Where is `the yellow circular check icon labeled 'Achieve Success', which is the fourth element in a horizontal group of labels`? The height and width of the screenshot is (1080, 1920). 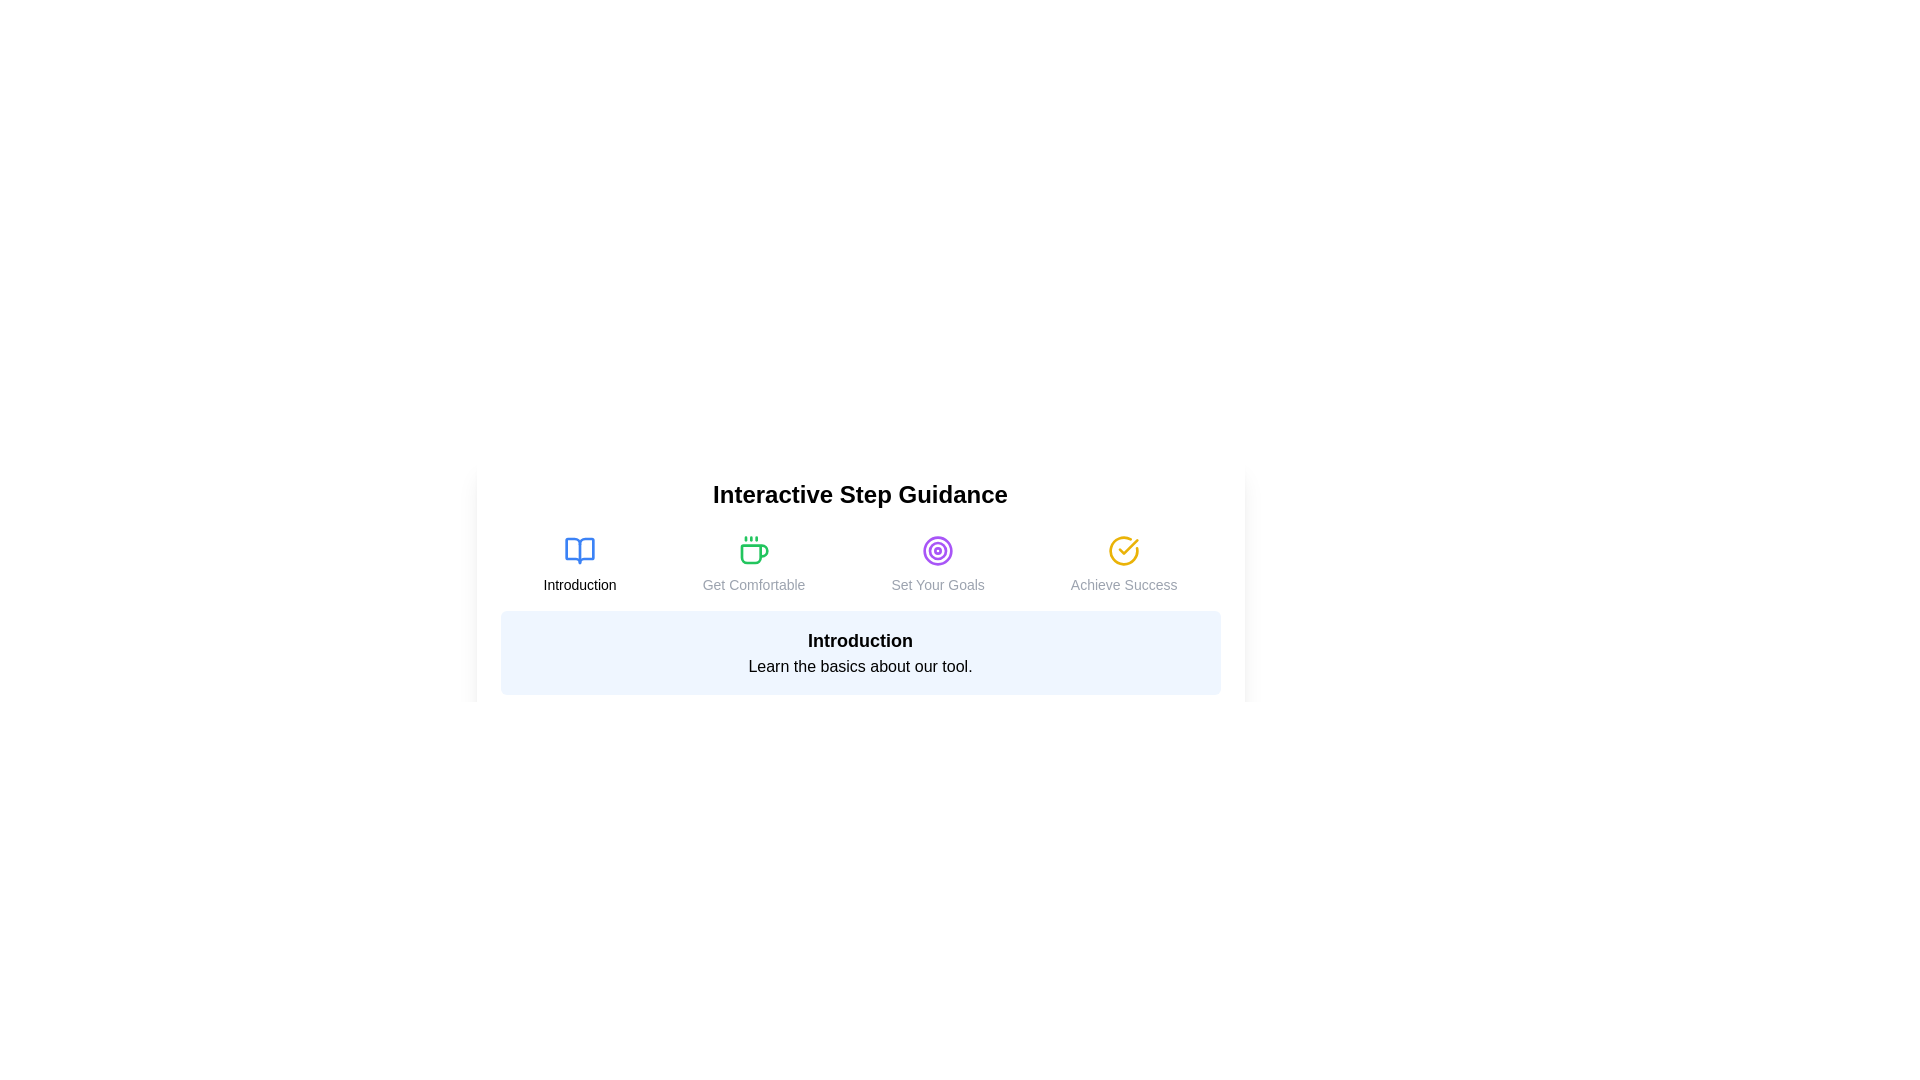
the yellow circular check icon labeled 'Achieve Success', which is the fourth element in a horizontal group of labels is located at coordinates (1124, 564).